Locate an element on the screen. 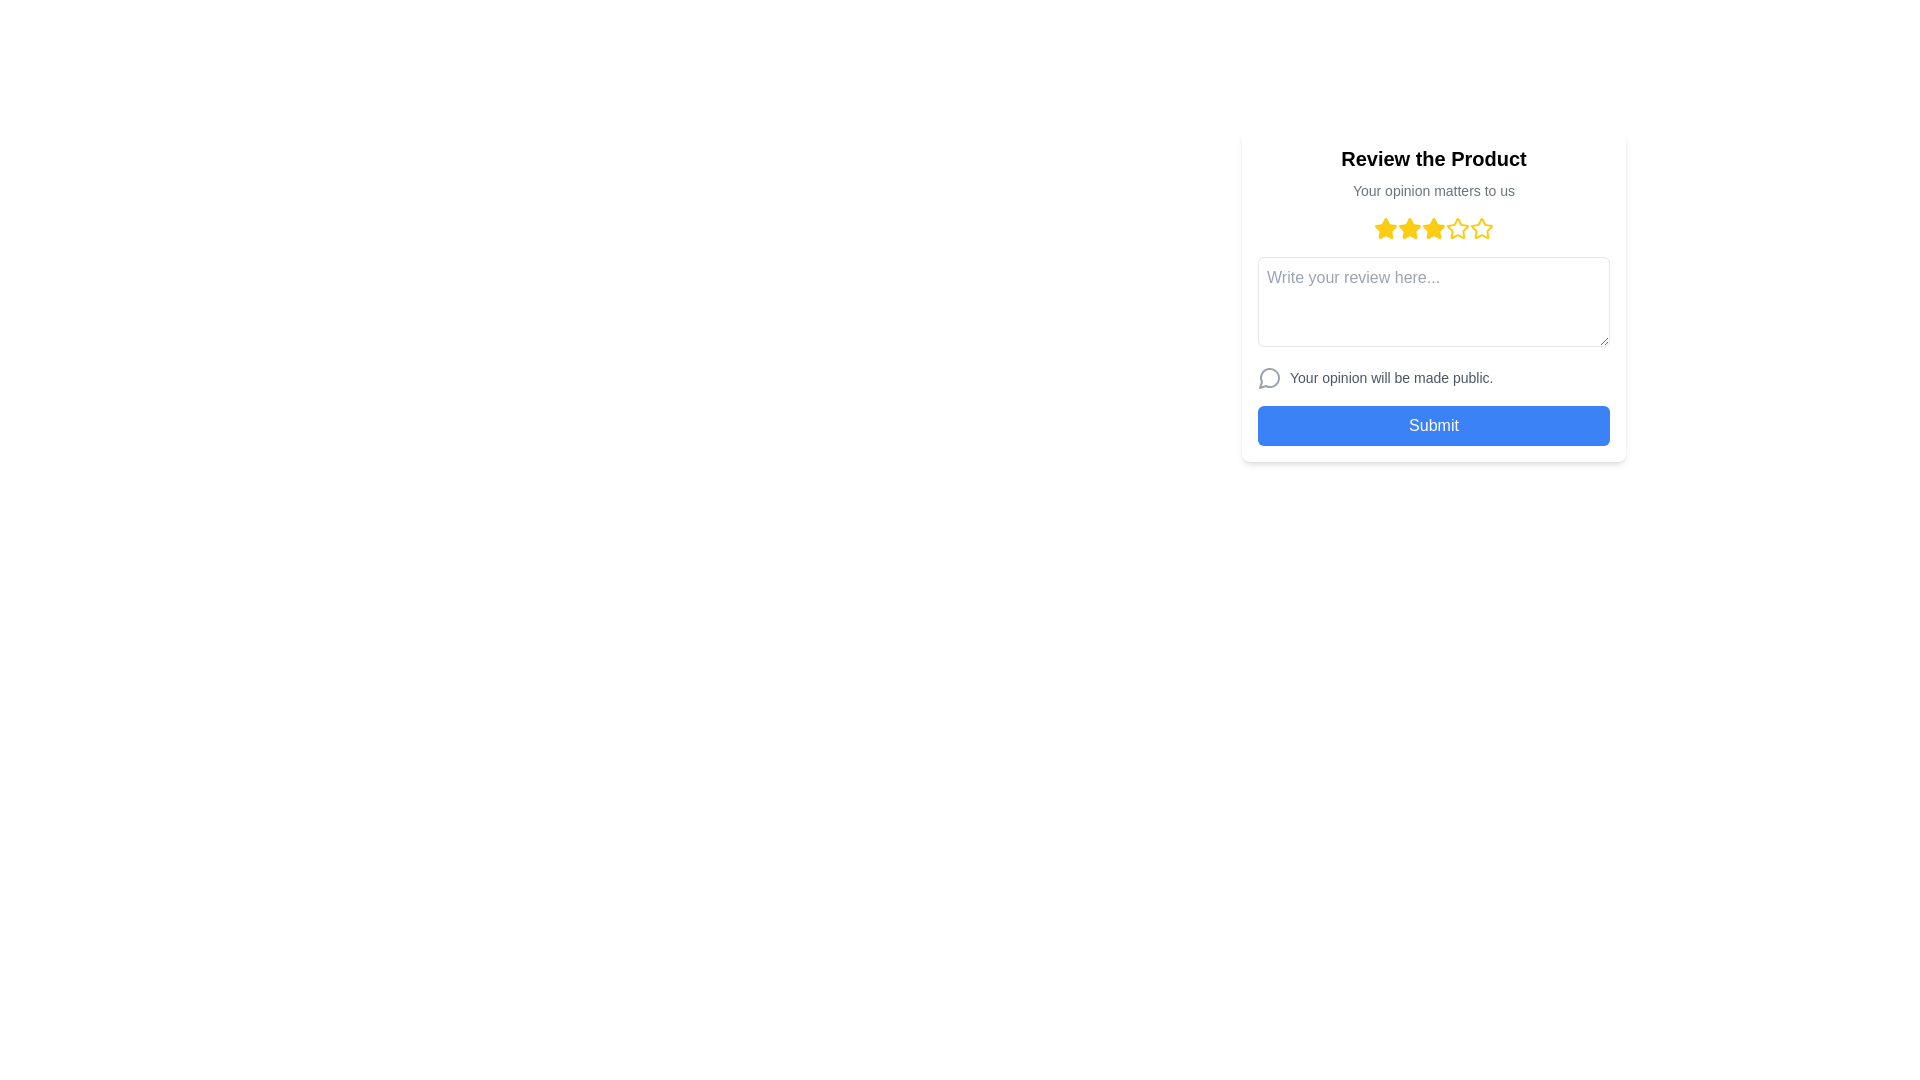  the first yellow star icon is located at coordinates (1385, 227).